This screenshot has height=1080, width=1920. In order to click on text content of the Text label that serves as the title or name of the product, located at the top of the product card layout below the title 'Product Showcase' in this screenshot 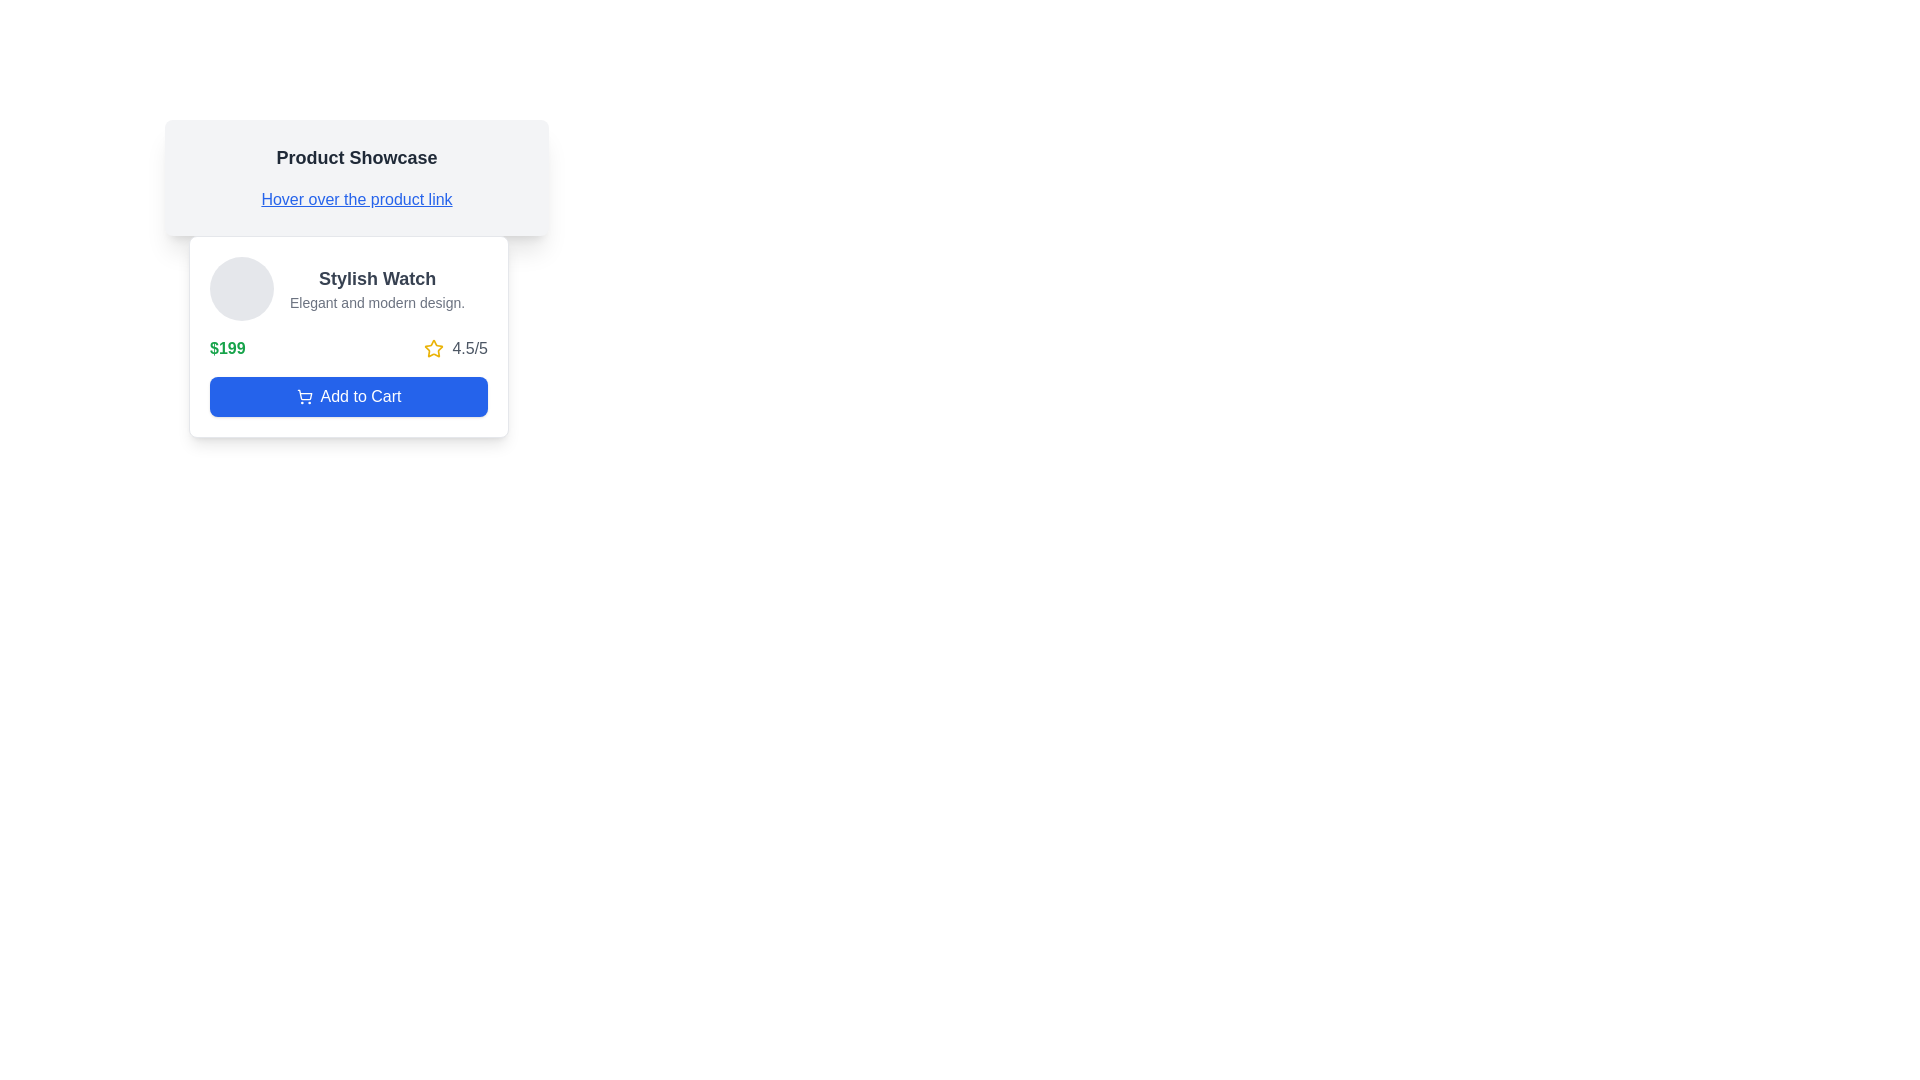, I will do `click(377, 278)`.